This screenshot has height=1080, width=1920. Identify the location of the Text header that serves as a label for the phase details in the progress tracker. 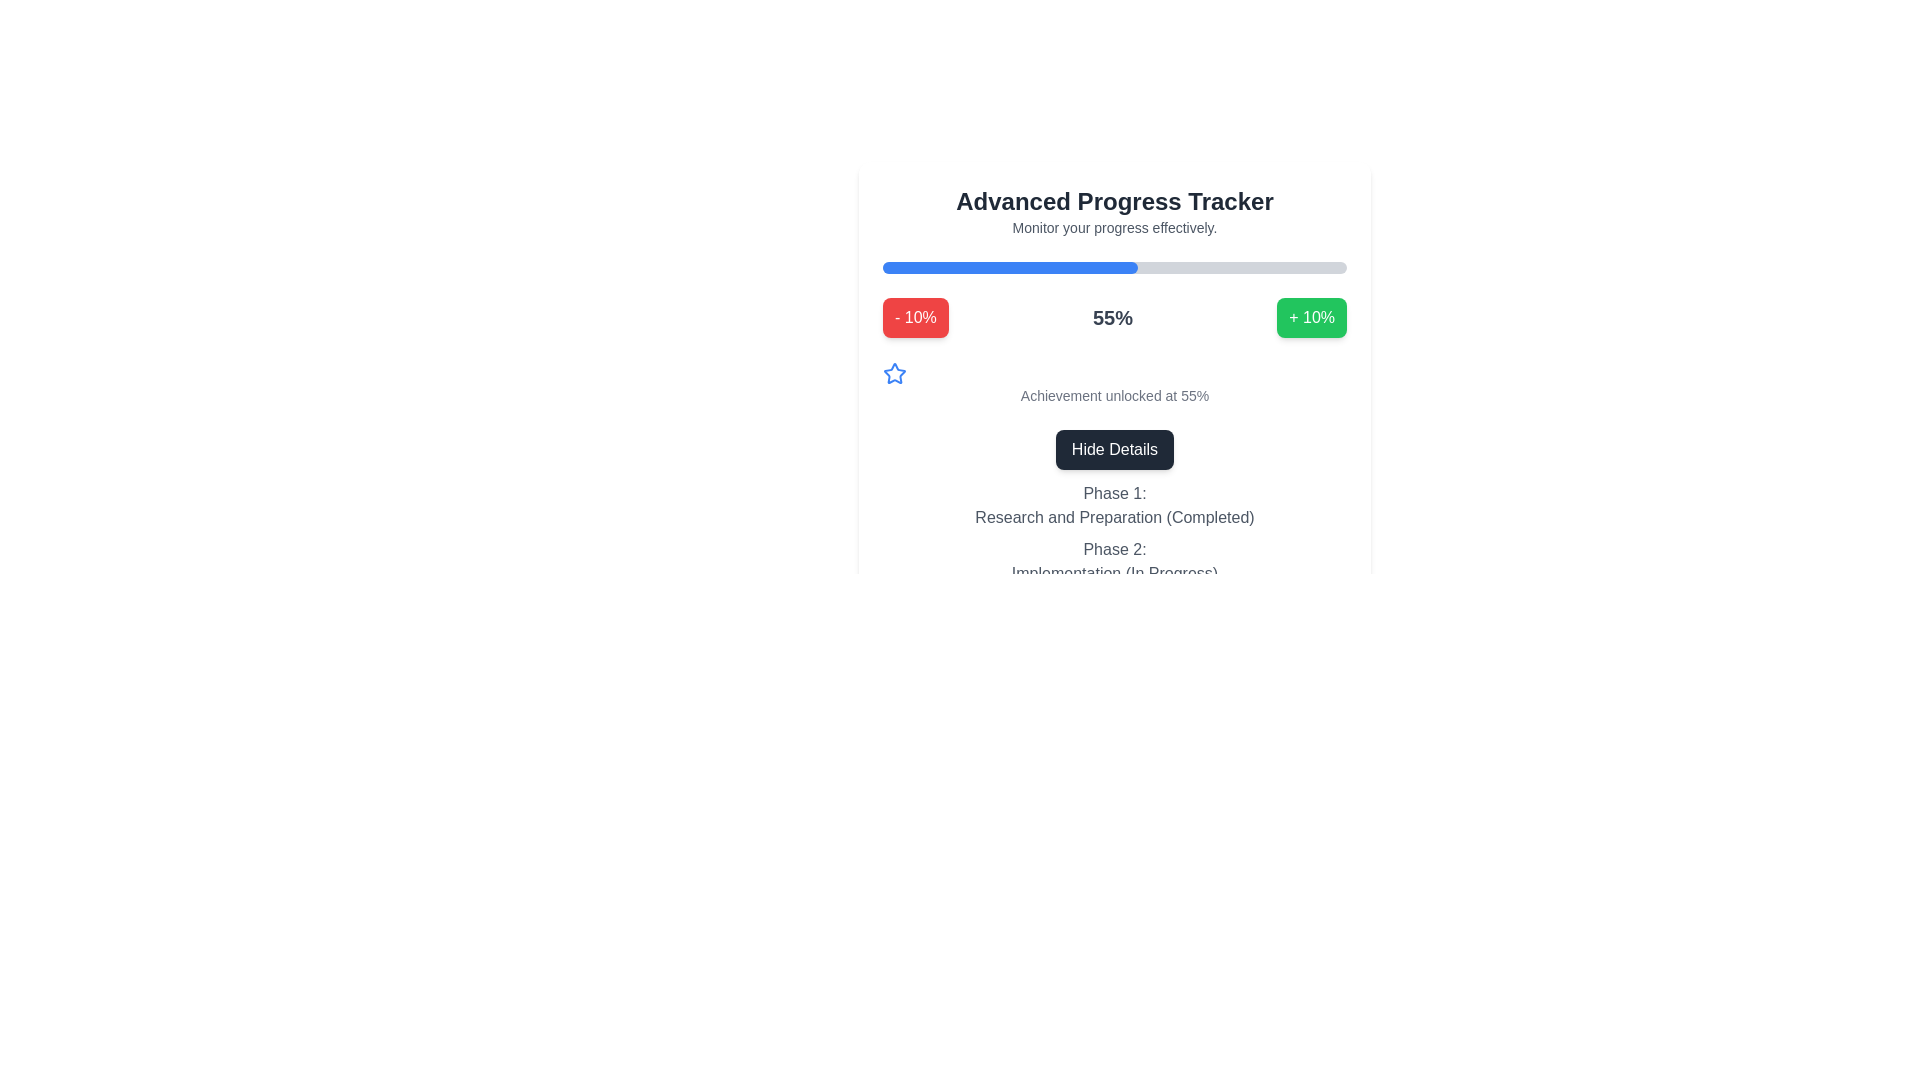
(1113, 493).